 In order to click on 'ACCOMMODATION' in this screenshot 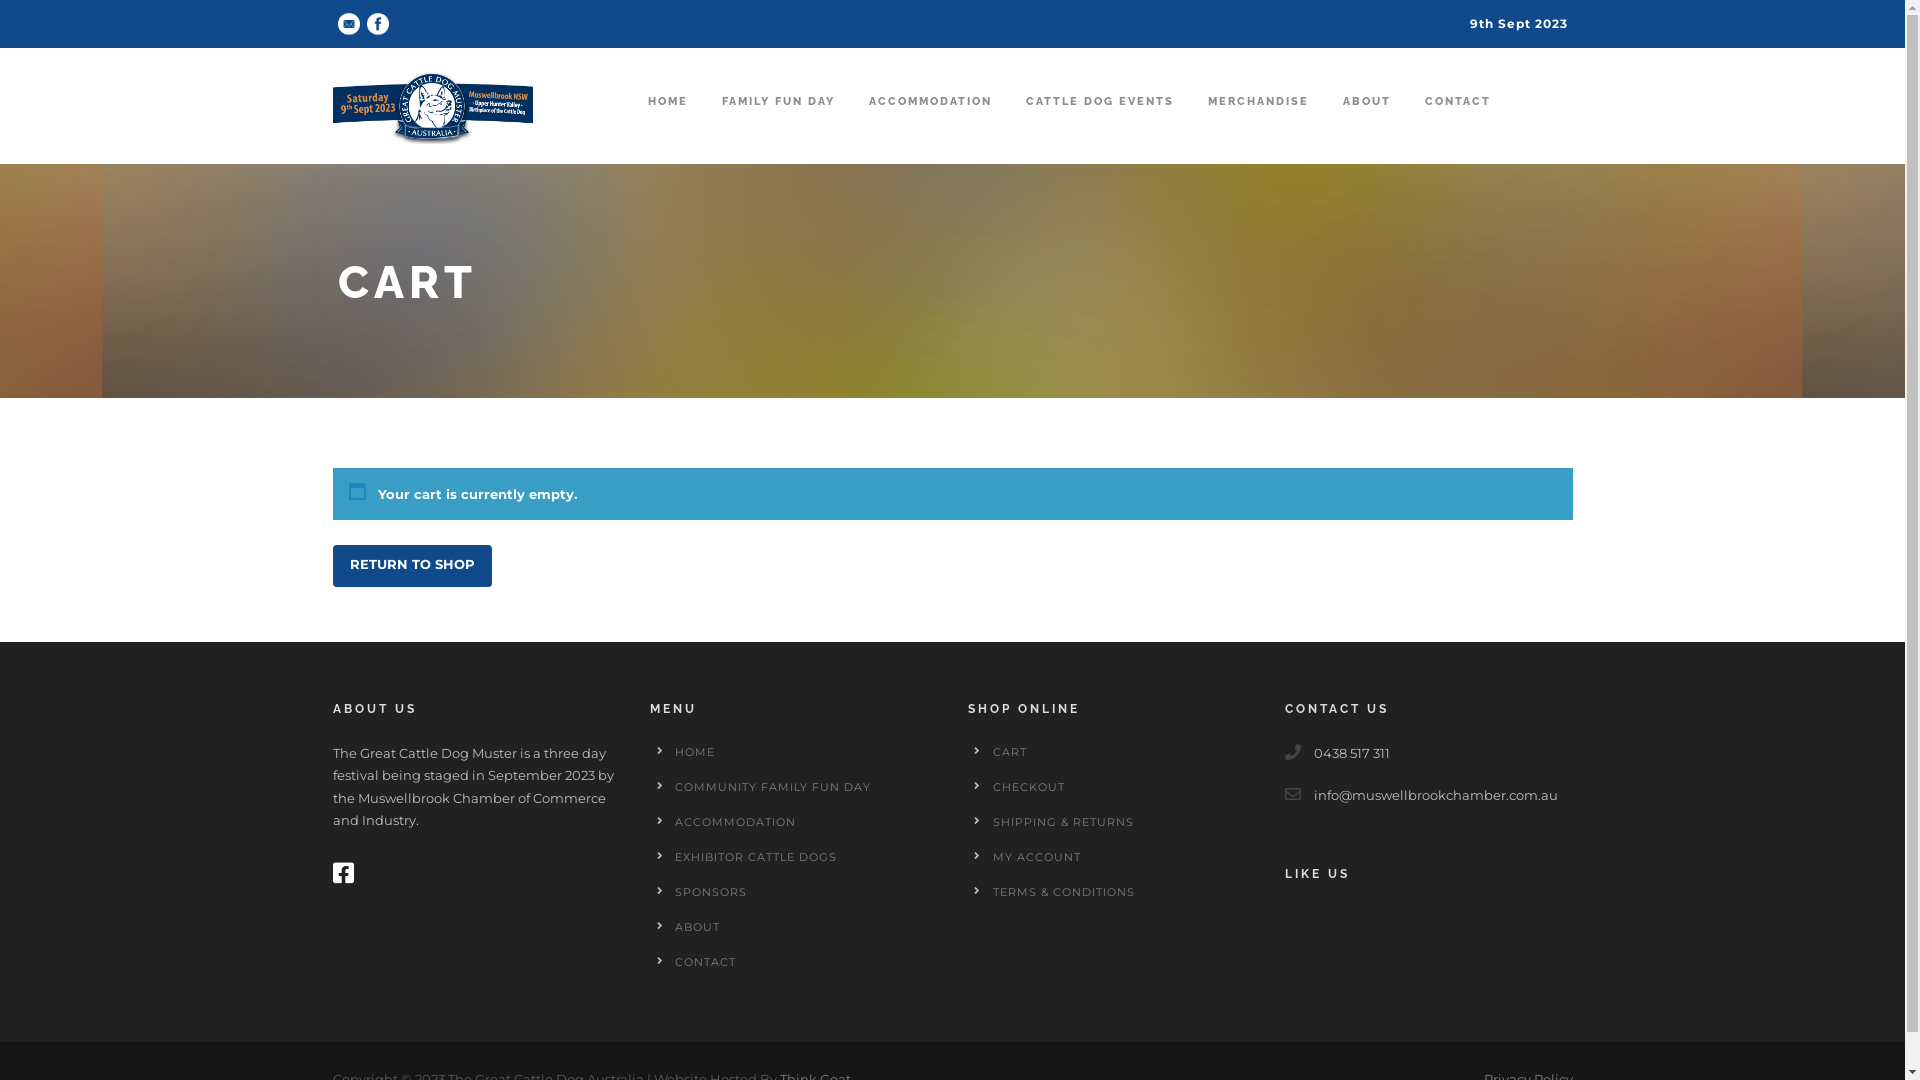, I will do `click(734, 821)`.